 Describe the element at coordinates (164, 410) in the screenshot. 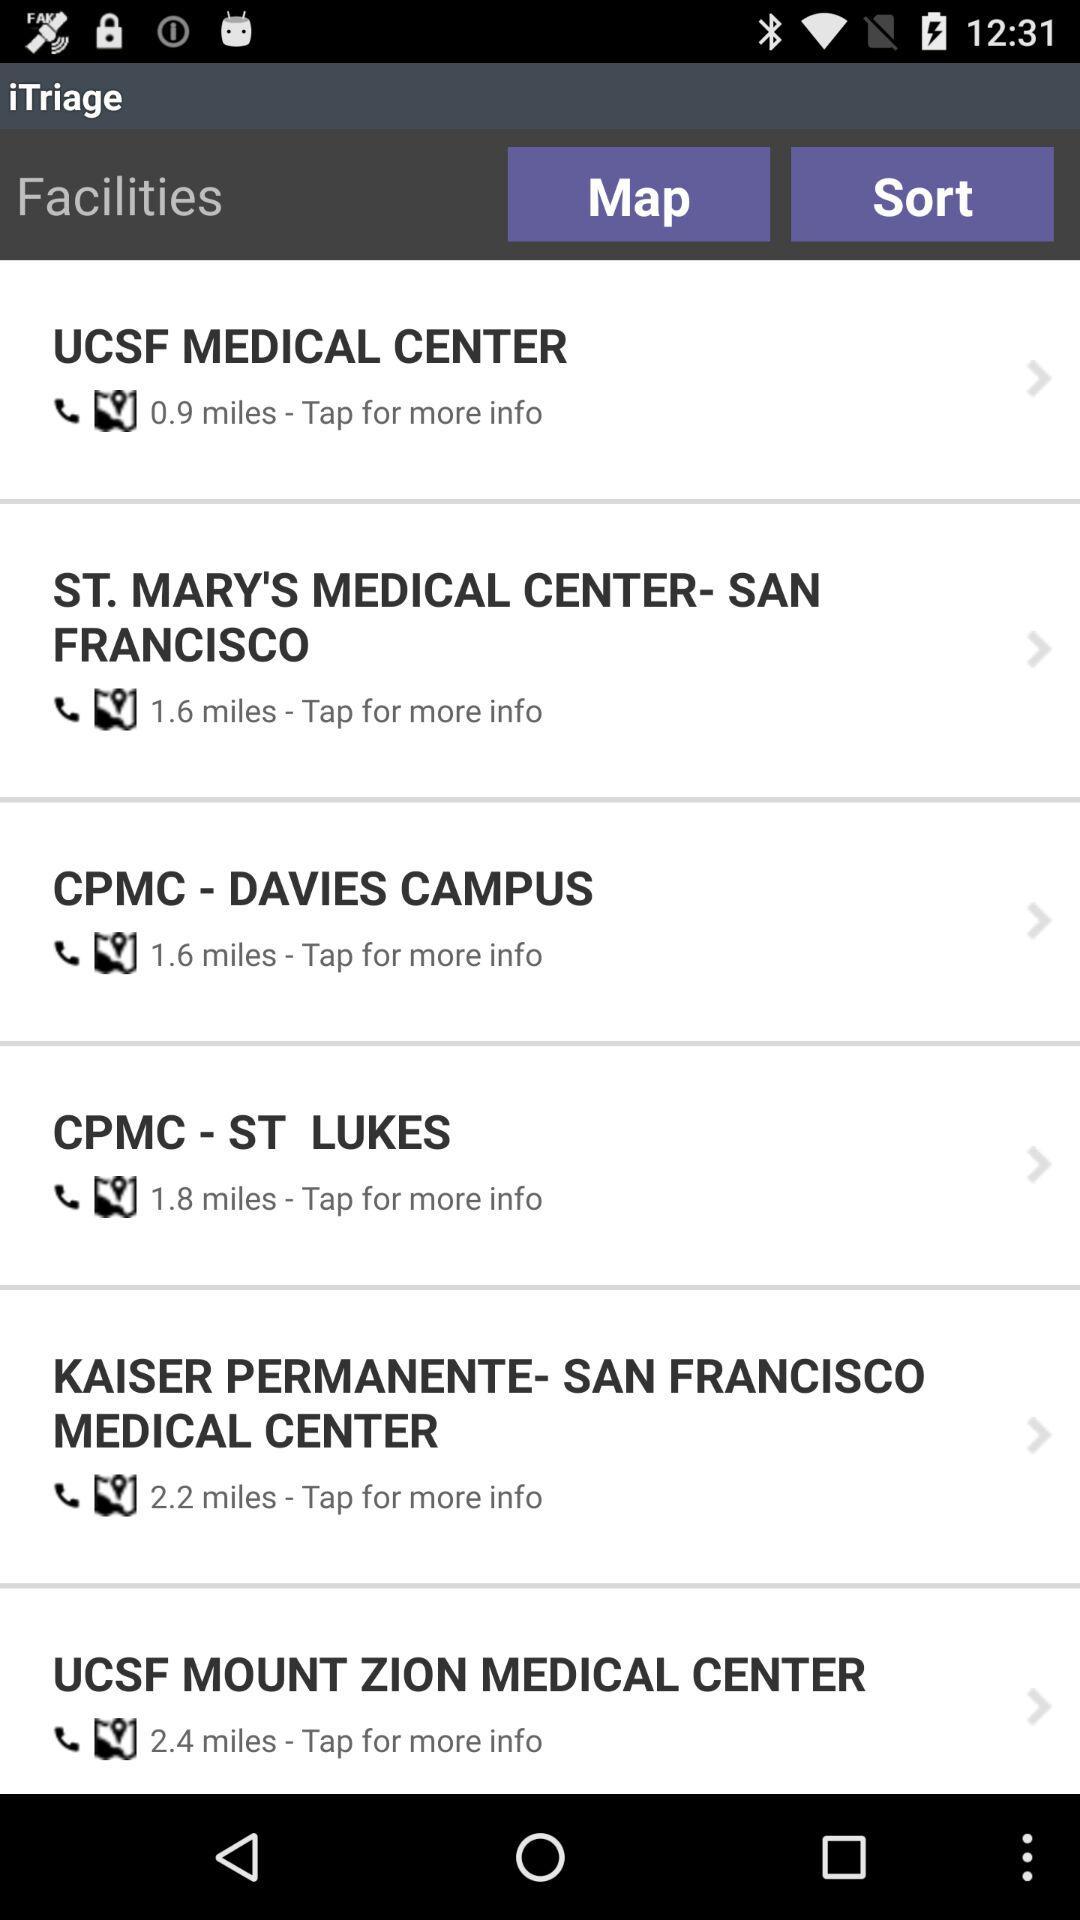

I see `the app above st mary s icon` at that location.